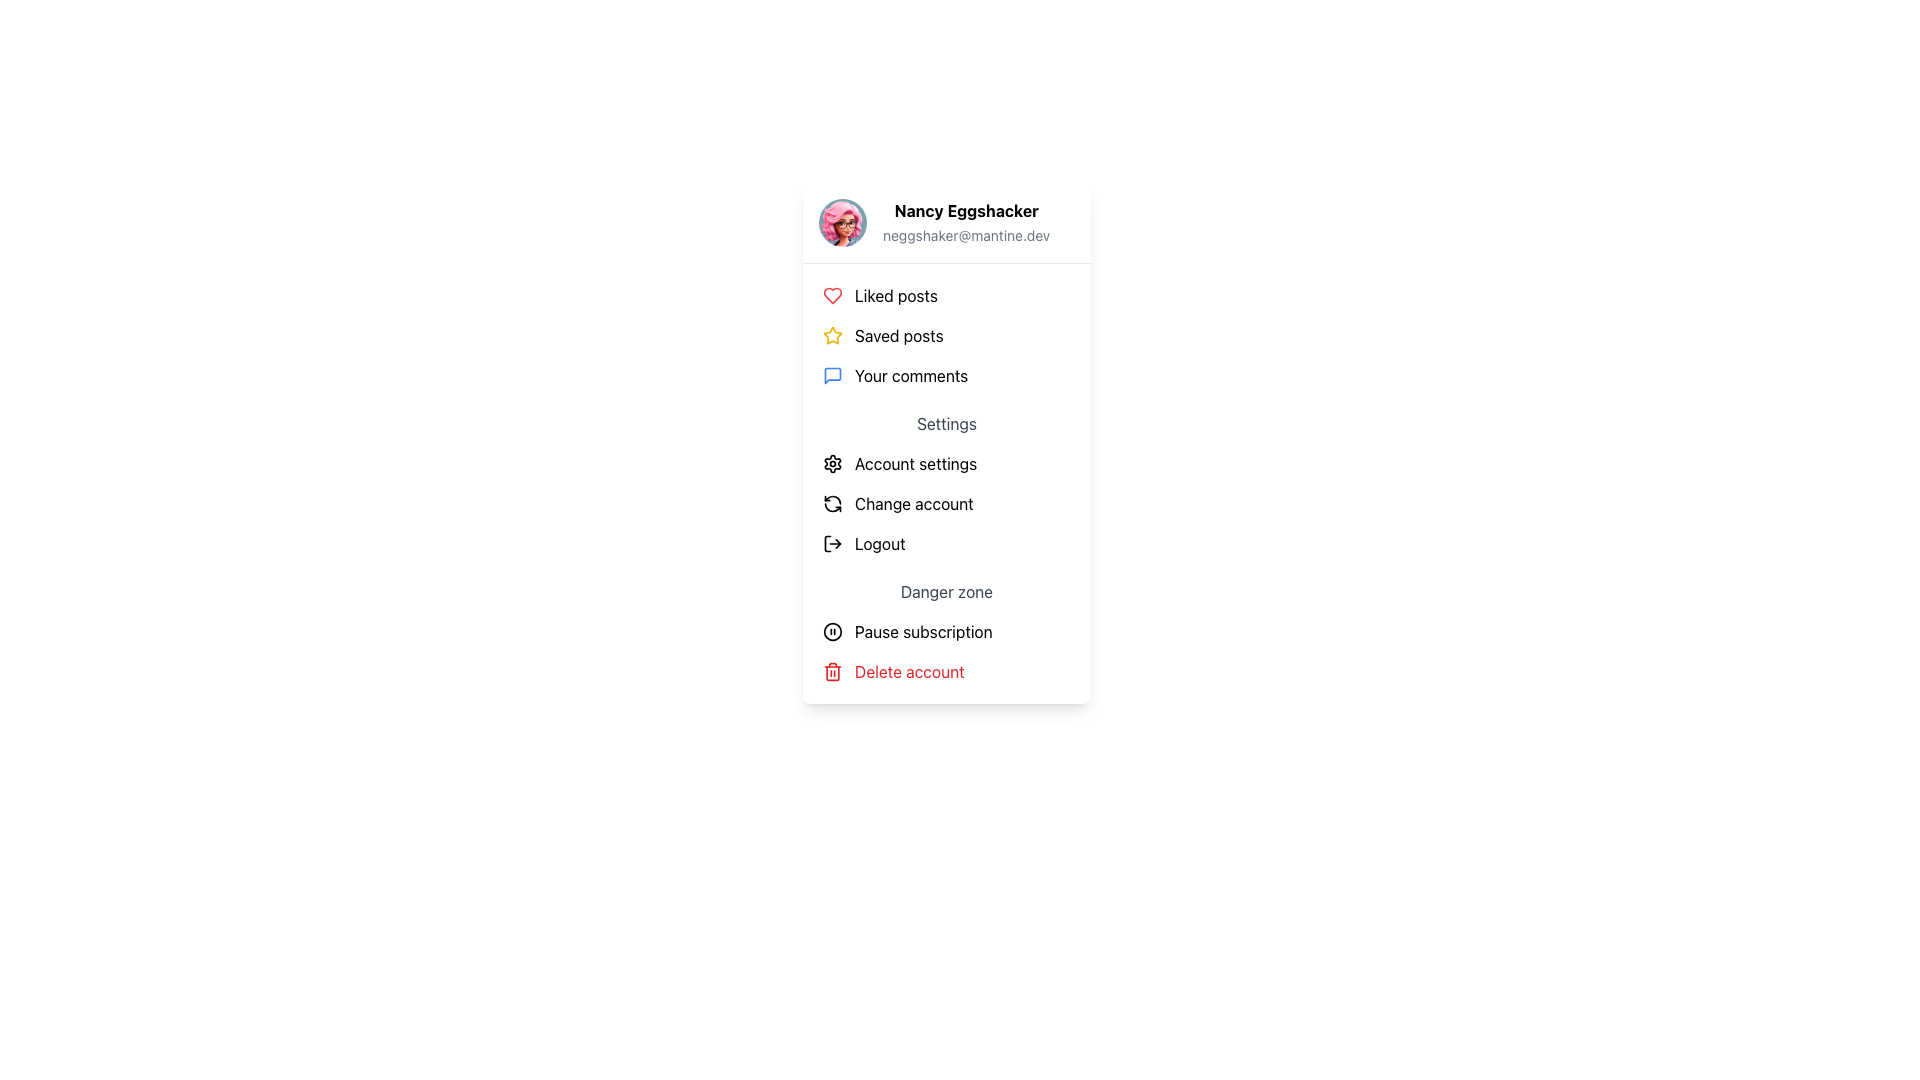 Image resolution: width=1920 pixels, height=1080 pixels. What do you see at coordinates (966, 234) in the screenshot?
I see `the static text element displaying the email address 'neggshaker@mantine.dev', which is positioned below the bold name 'Nancy Eggshacker' in the user profile menu` at bounding box center [966, 234].